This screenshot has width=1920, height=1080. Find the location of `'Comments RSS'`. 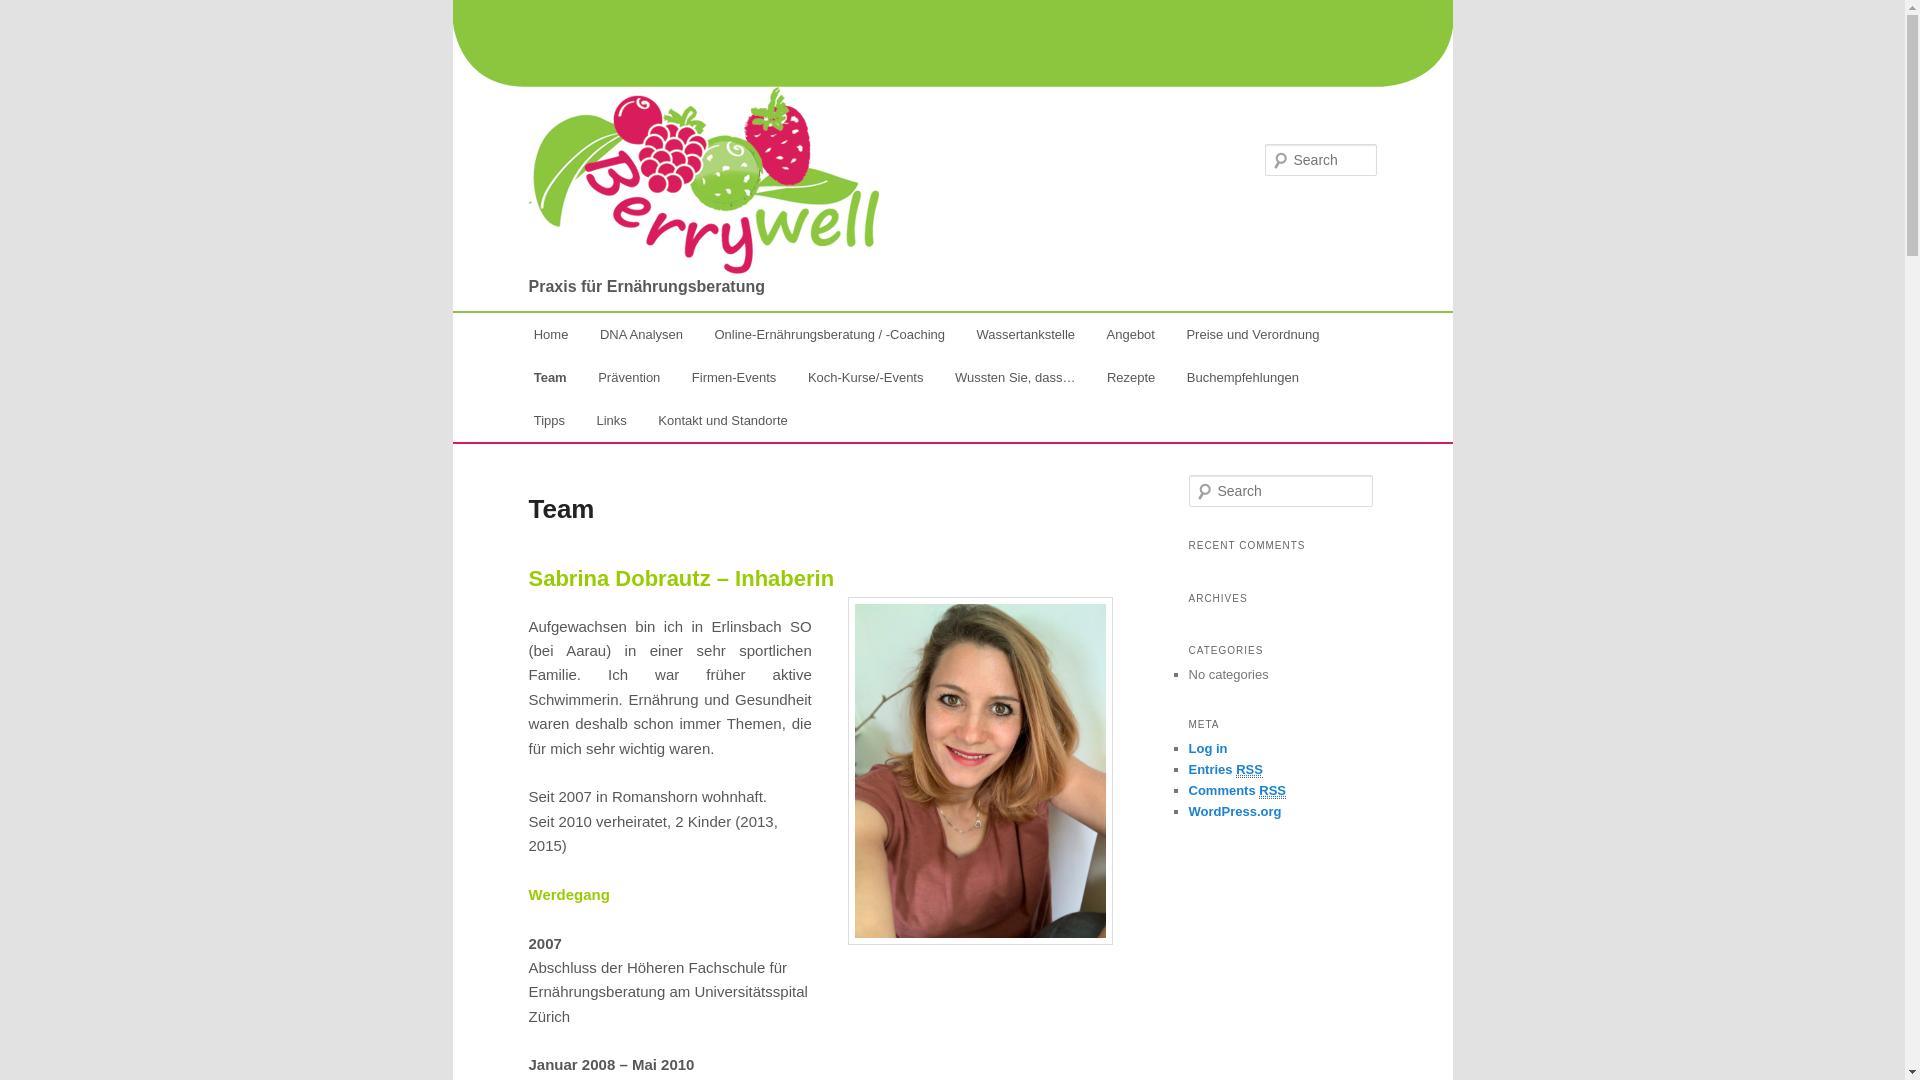

'Comments RSS' is located at coordinates (1188, 789).